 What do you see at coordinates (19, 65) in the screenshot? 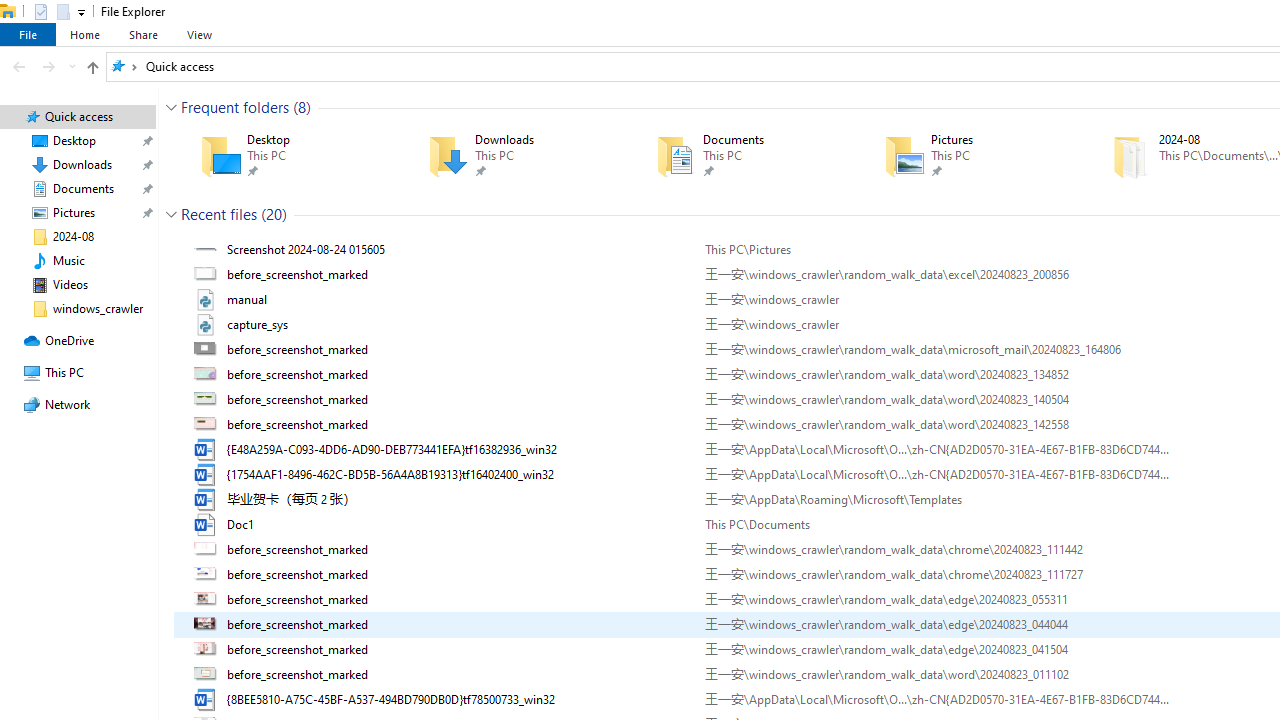
I see `'Back (Alt + Left Arrow)'` at bounding box center [19, 65].